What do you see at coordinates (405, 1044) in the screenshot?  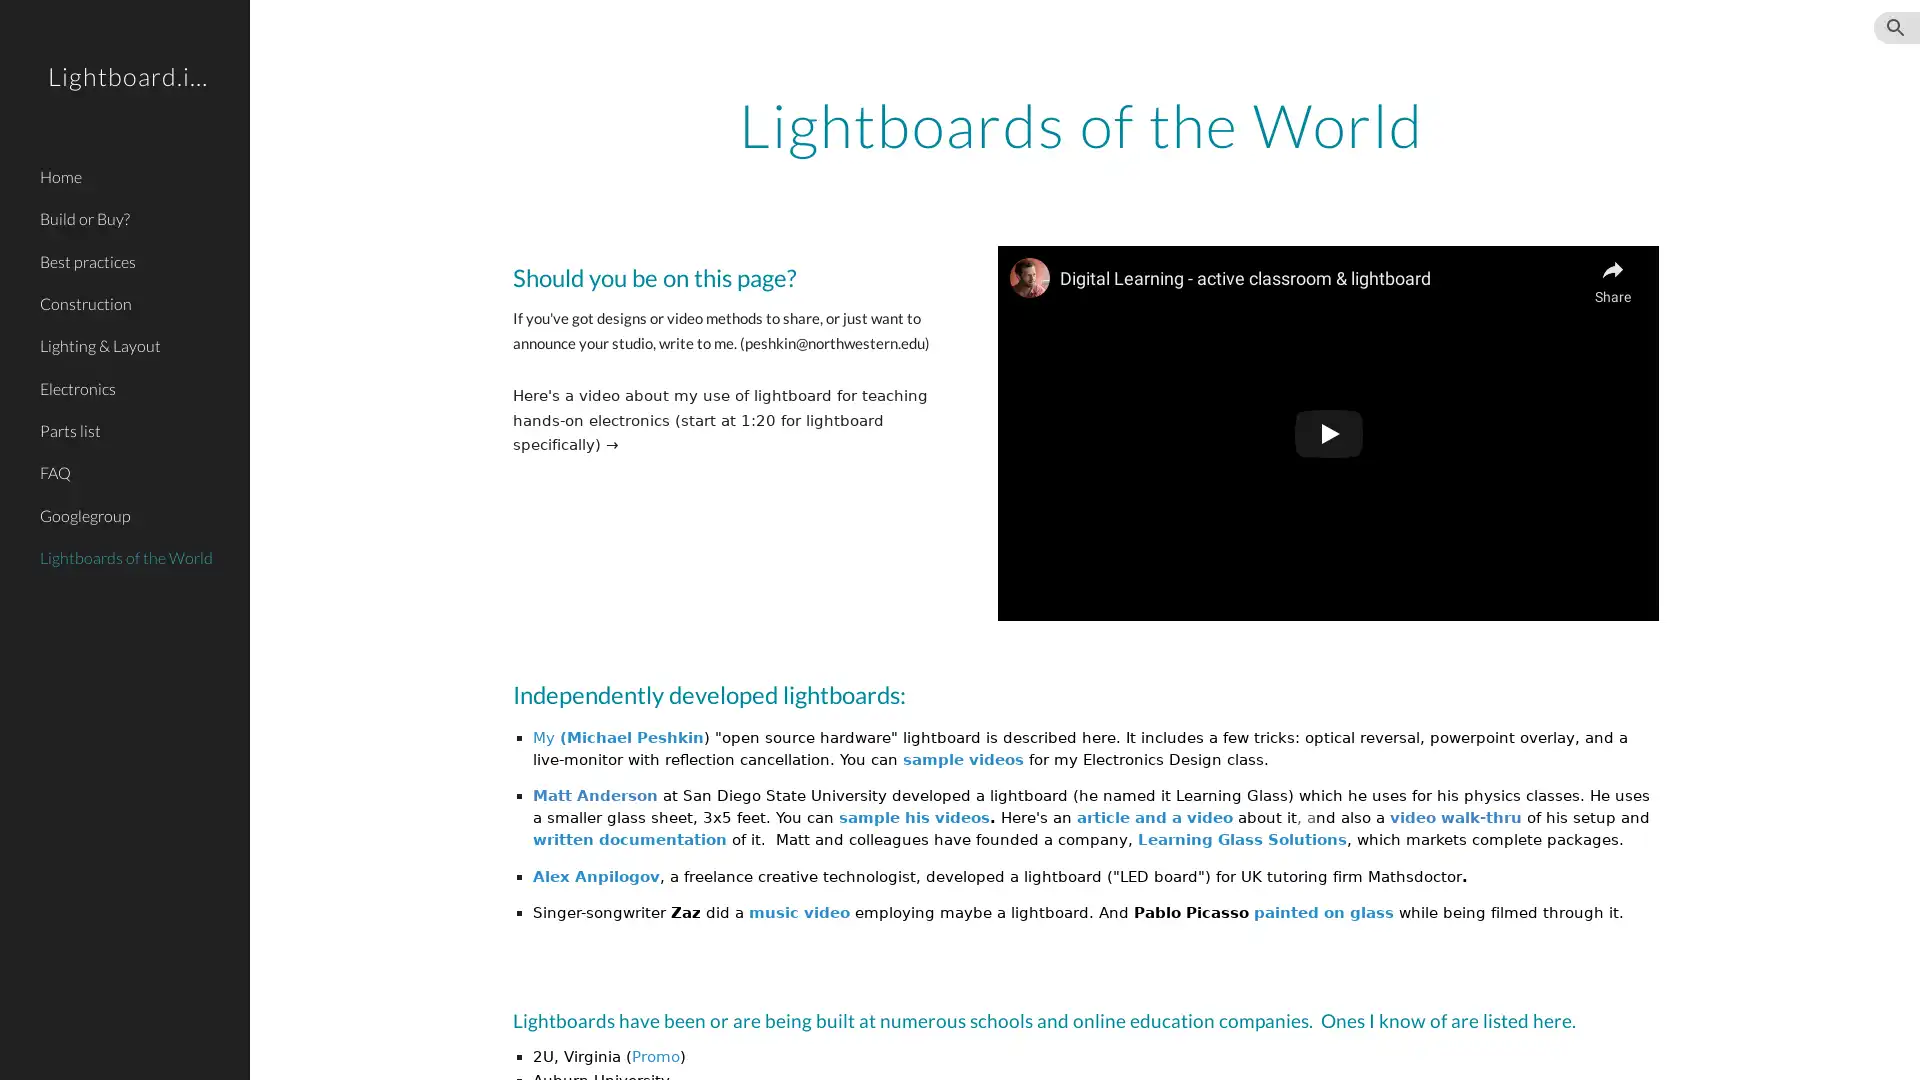 I see `Google Sites` at bounding box center [405, 1044].